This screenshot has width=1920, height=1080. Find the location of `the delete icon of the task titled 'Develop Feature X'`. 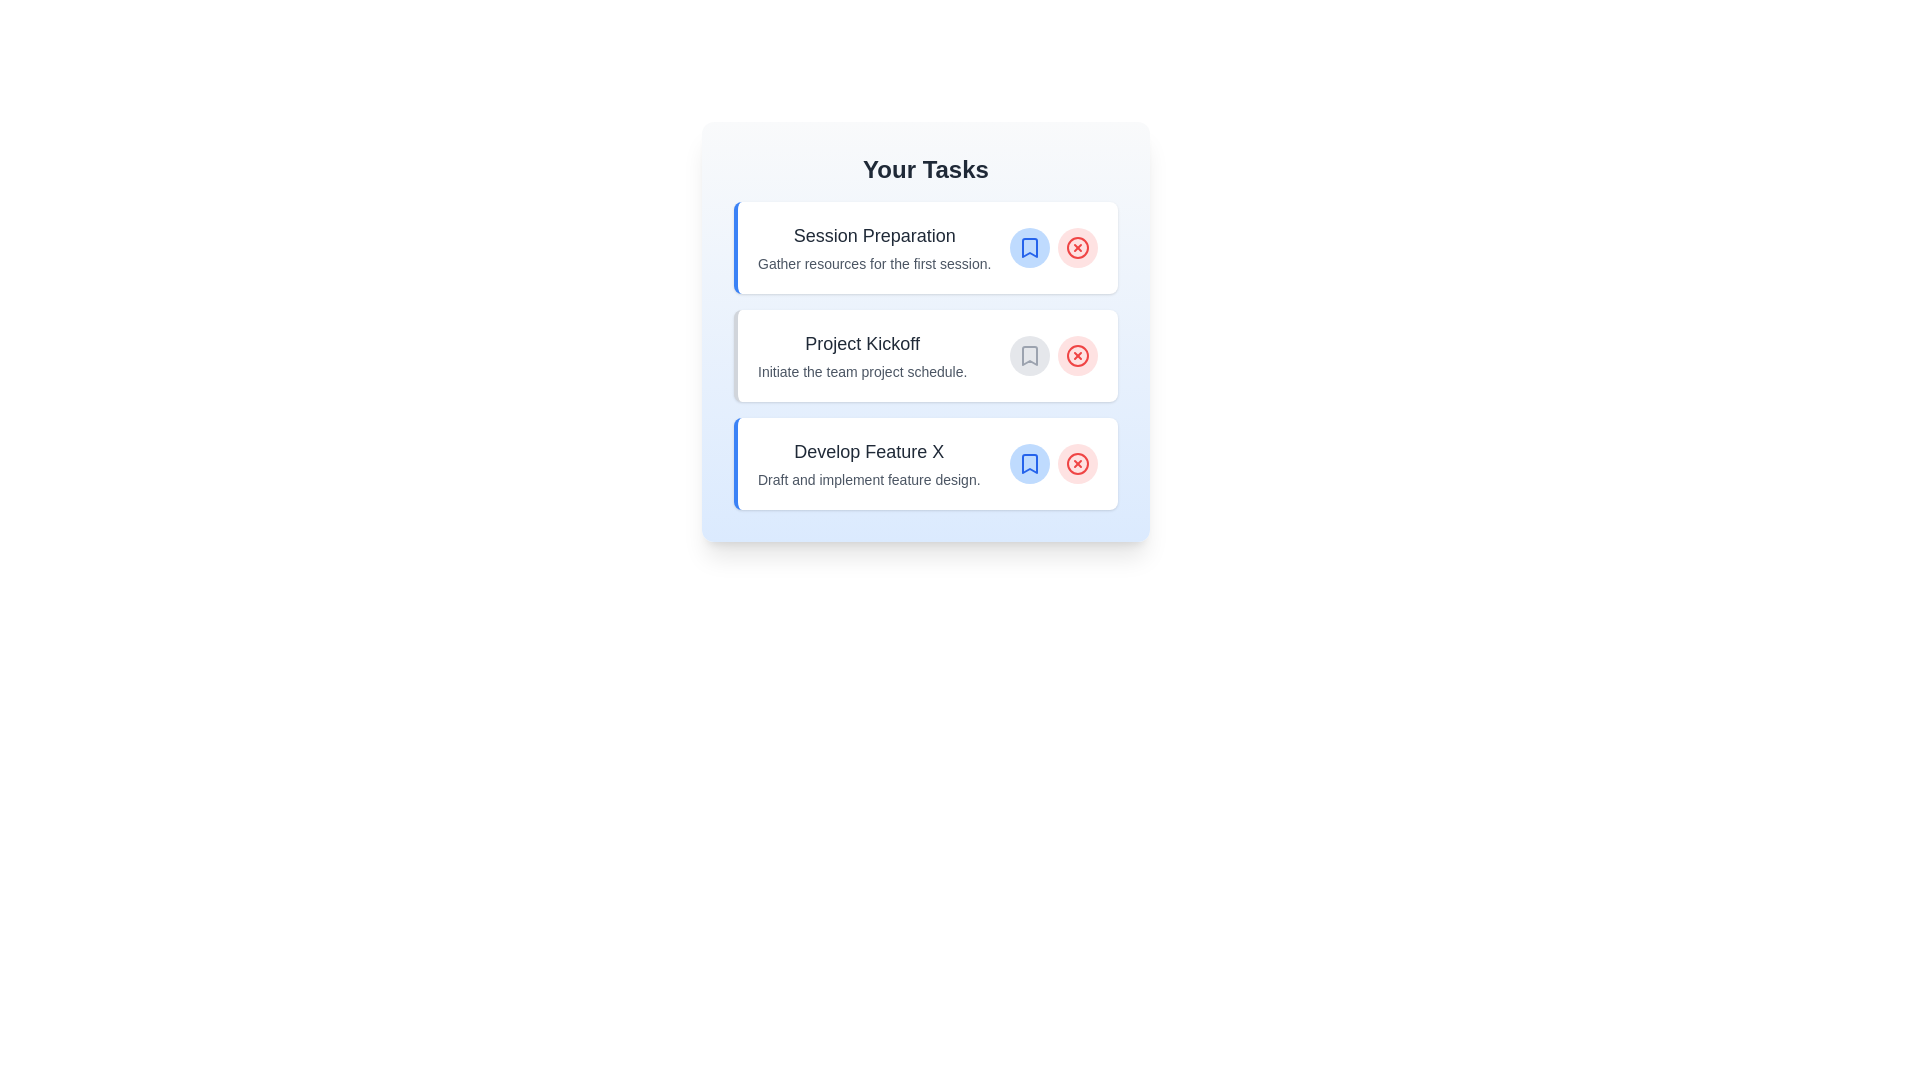

the delete icon of the task titled 'Develop Feature X' is located at coordinates (1077, 463).